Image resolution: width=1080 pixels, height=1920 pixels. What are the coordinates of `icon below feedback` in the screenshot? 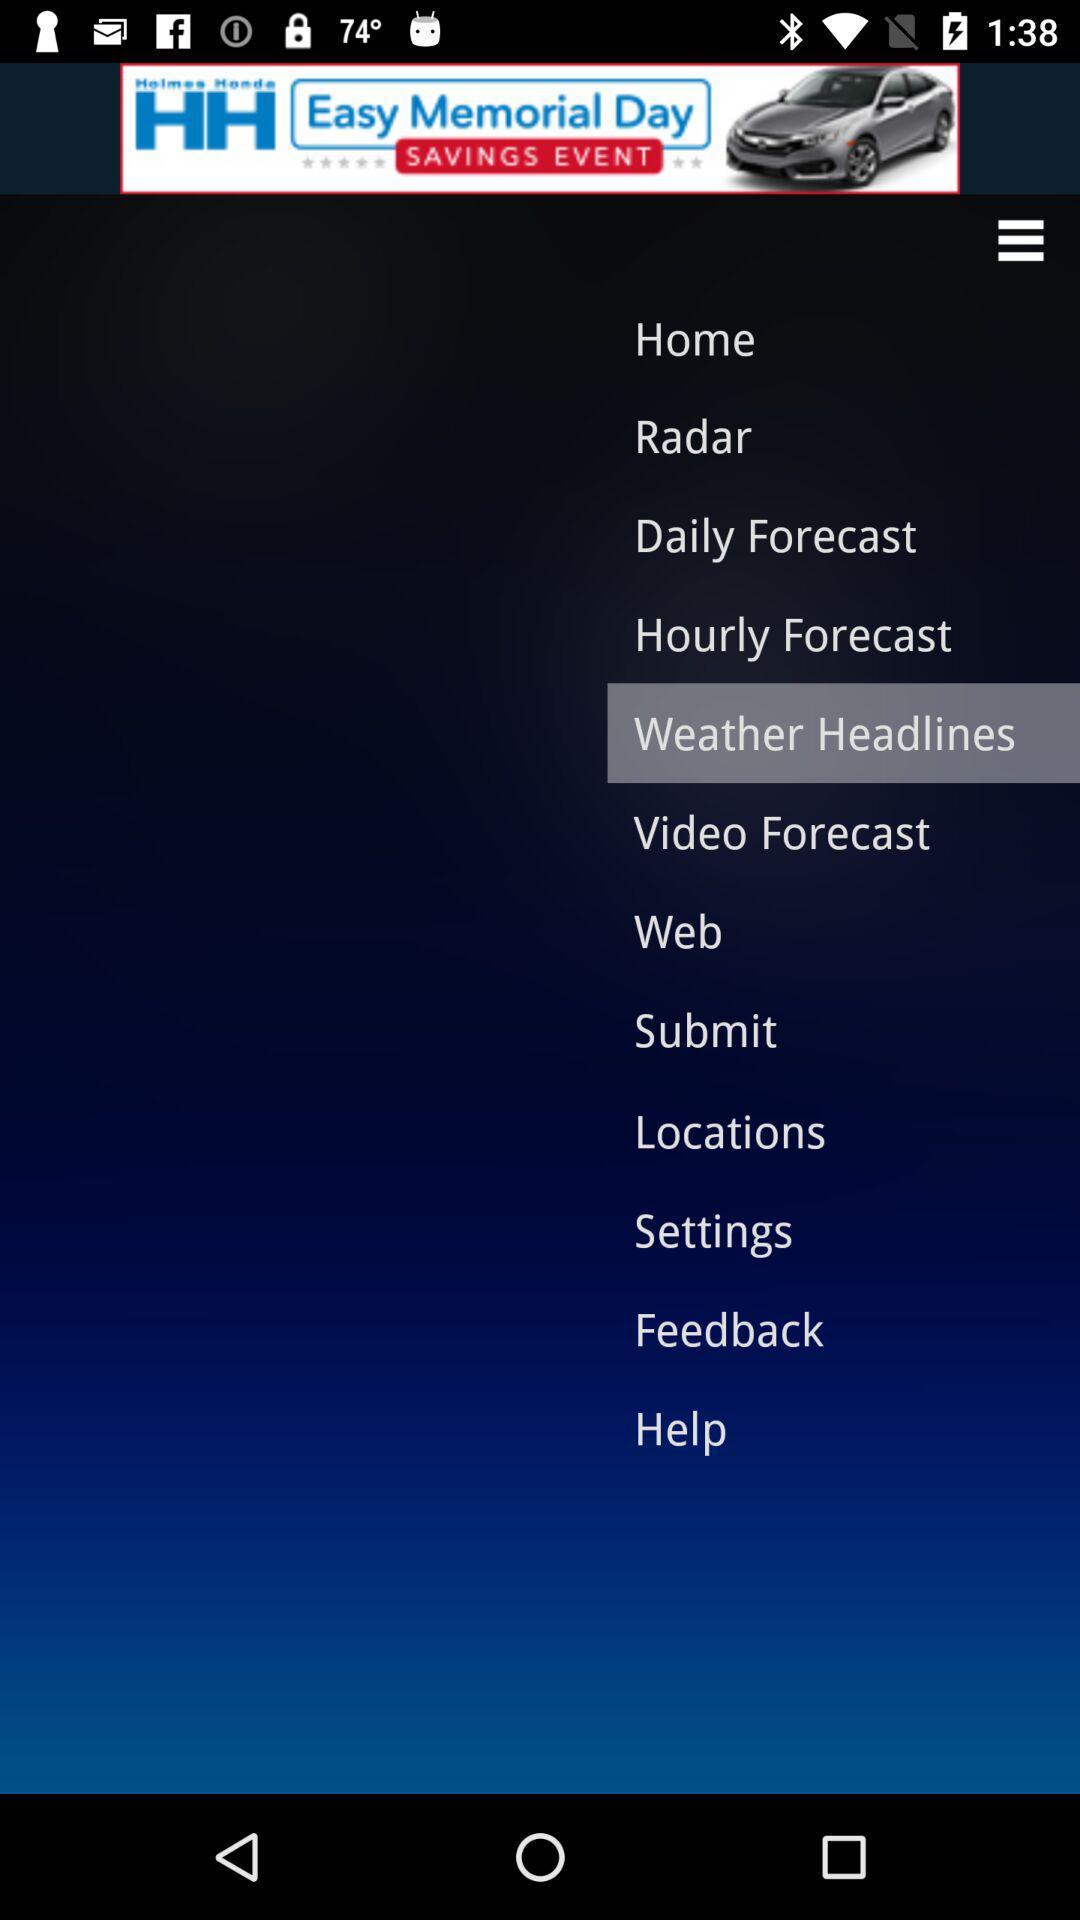 It's located at (828, 1426).